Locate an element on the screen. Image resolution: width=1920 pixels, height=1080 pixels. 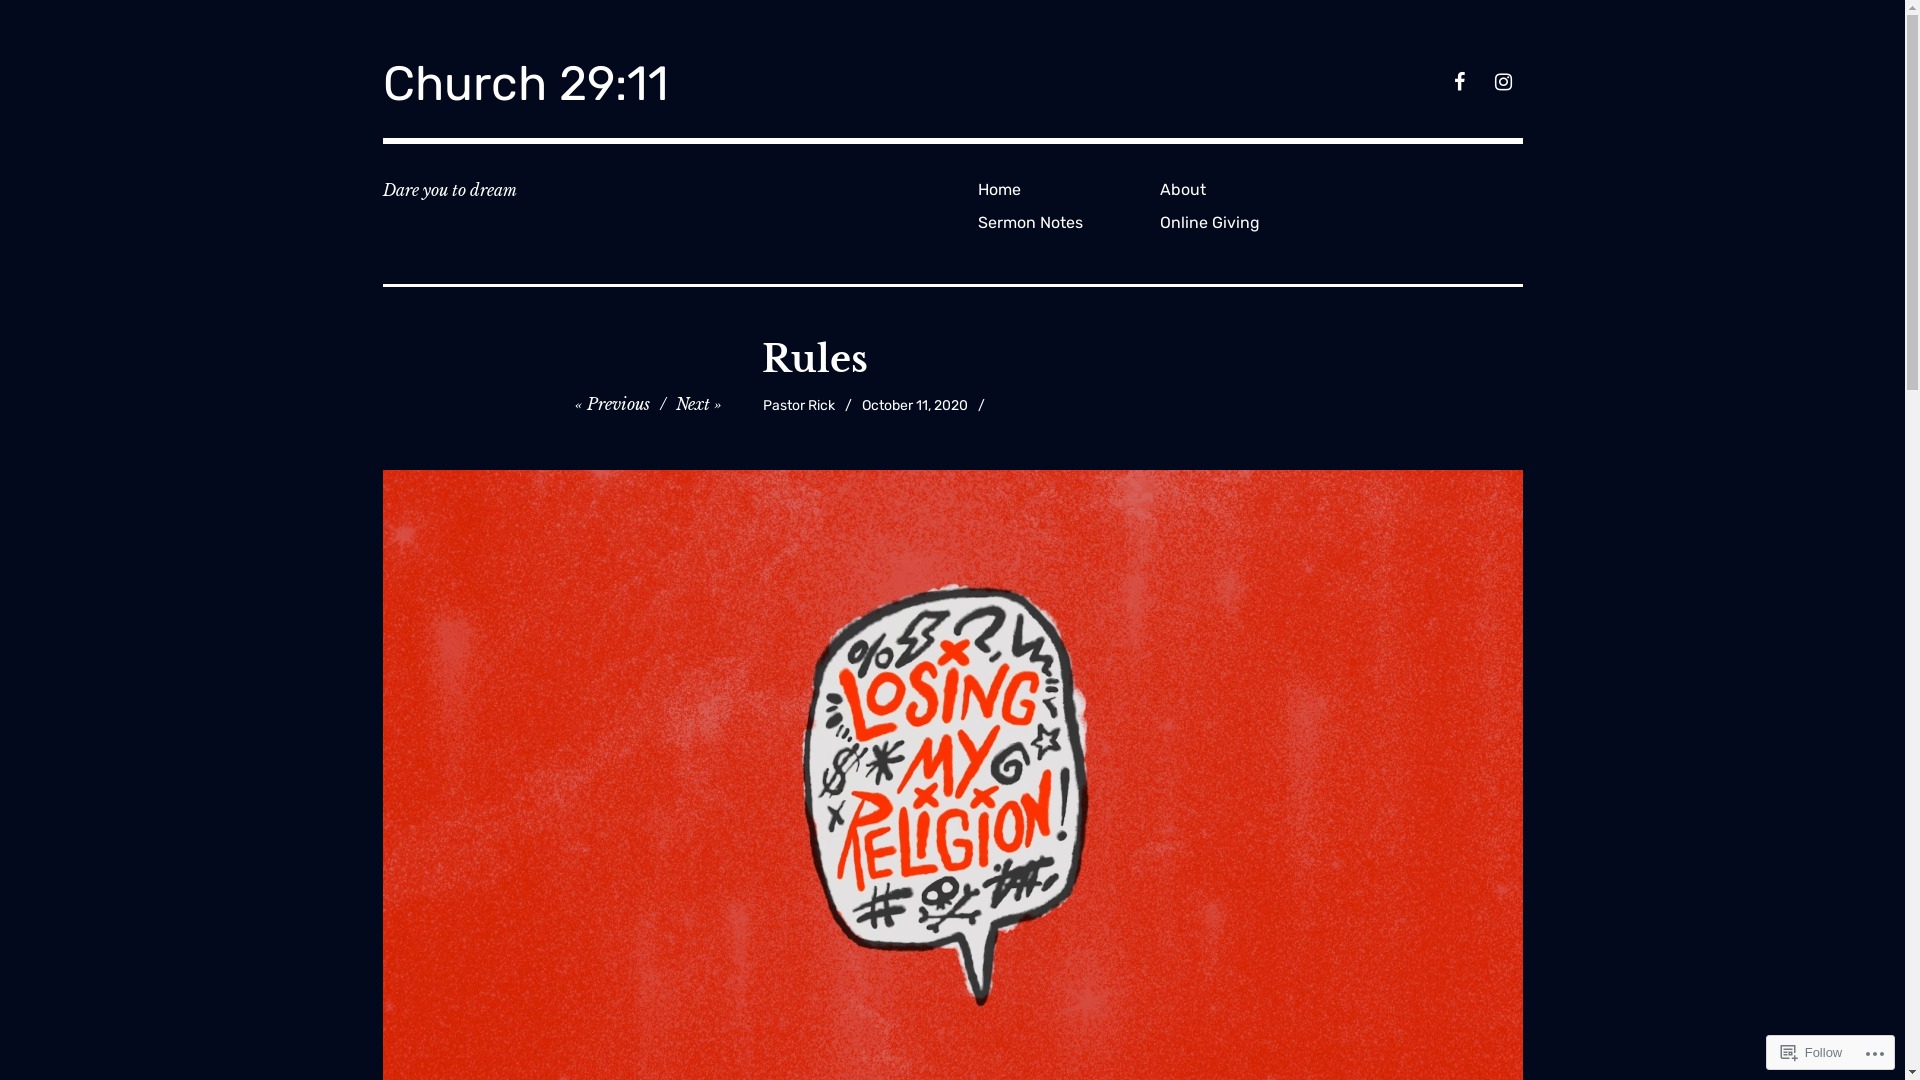
'Facebook' is located at coordinates (1445, 83).